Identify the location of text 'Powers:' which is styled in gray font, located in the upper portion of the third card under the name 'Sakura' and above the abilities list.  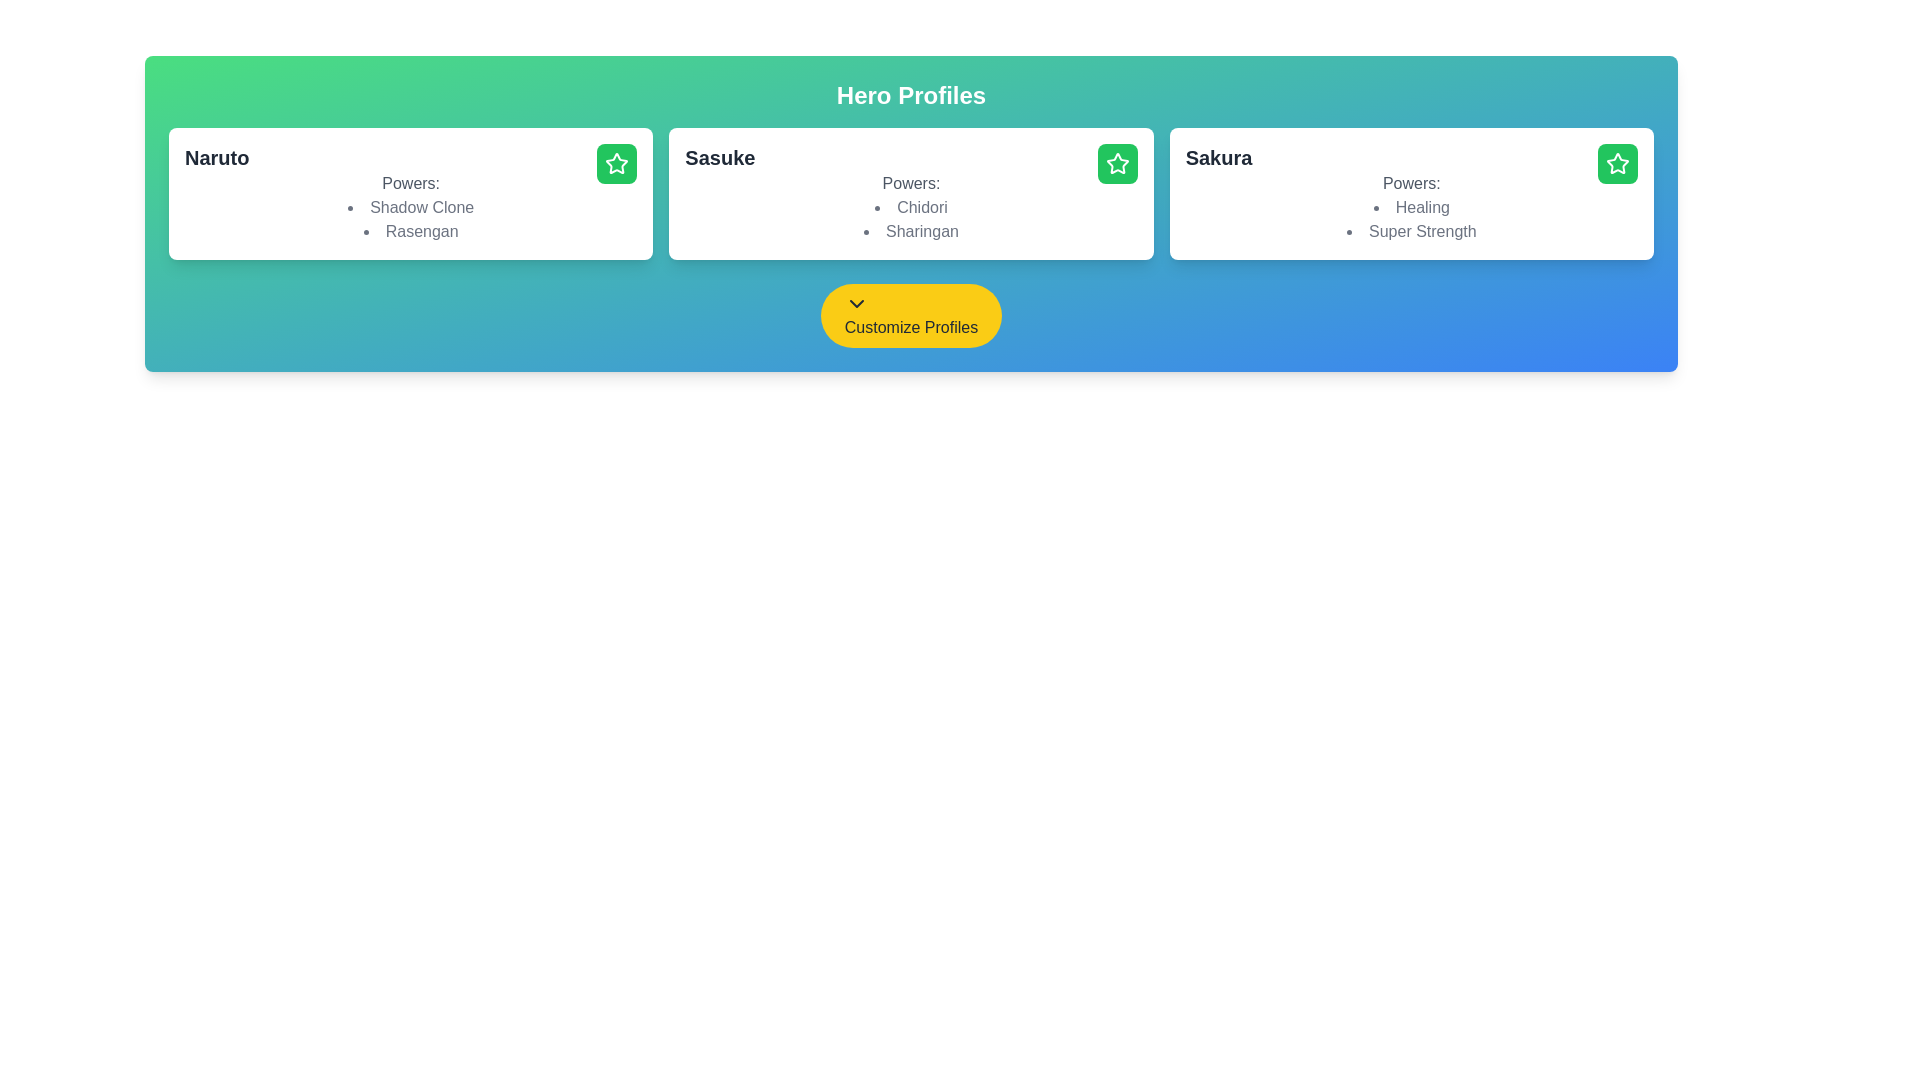
(1410, 184).